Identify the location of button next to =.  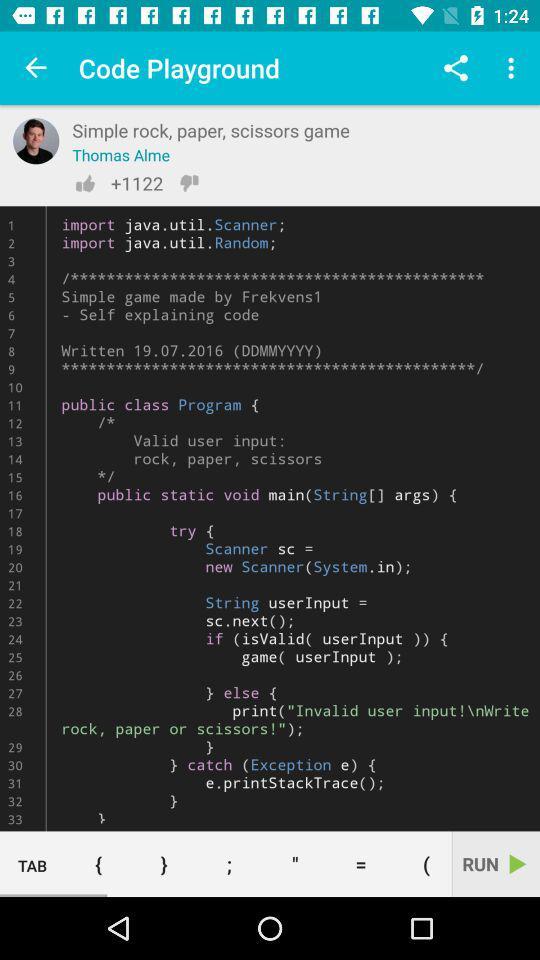
(294, 863).